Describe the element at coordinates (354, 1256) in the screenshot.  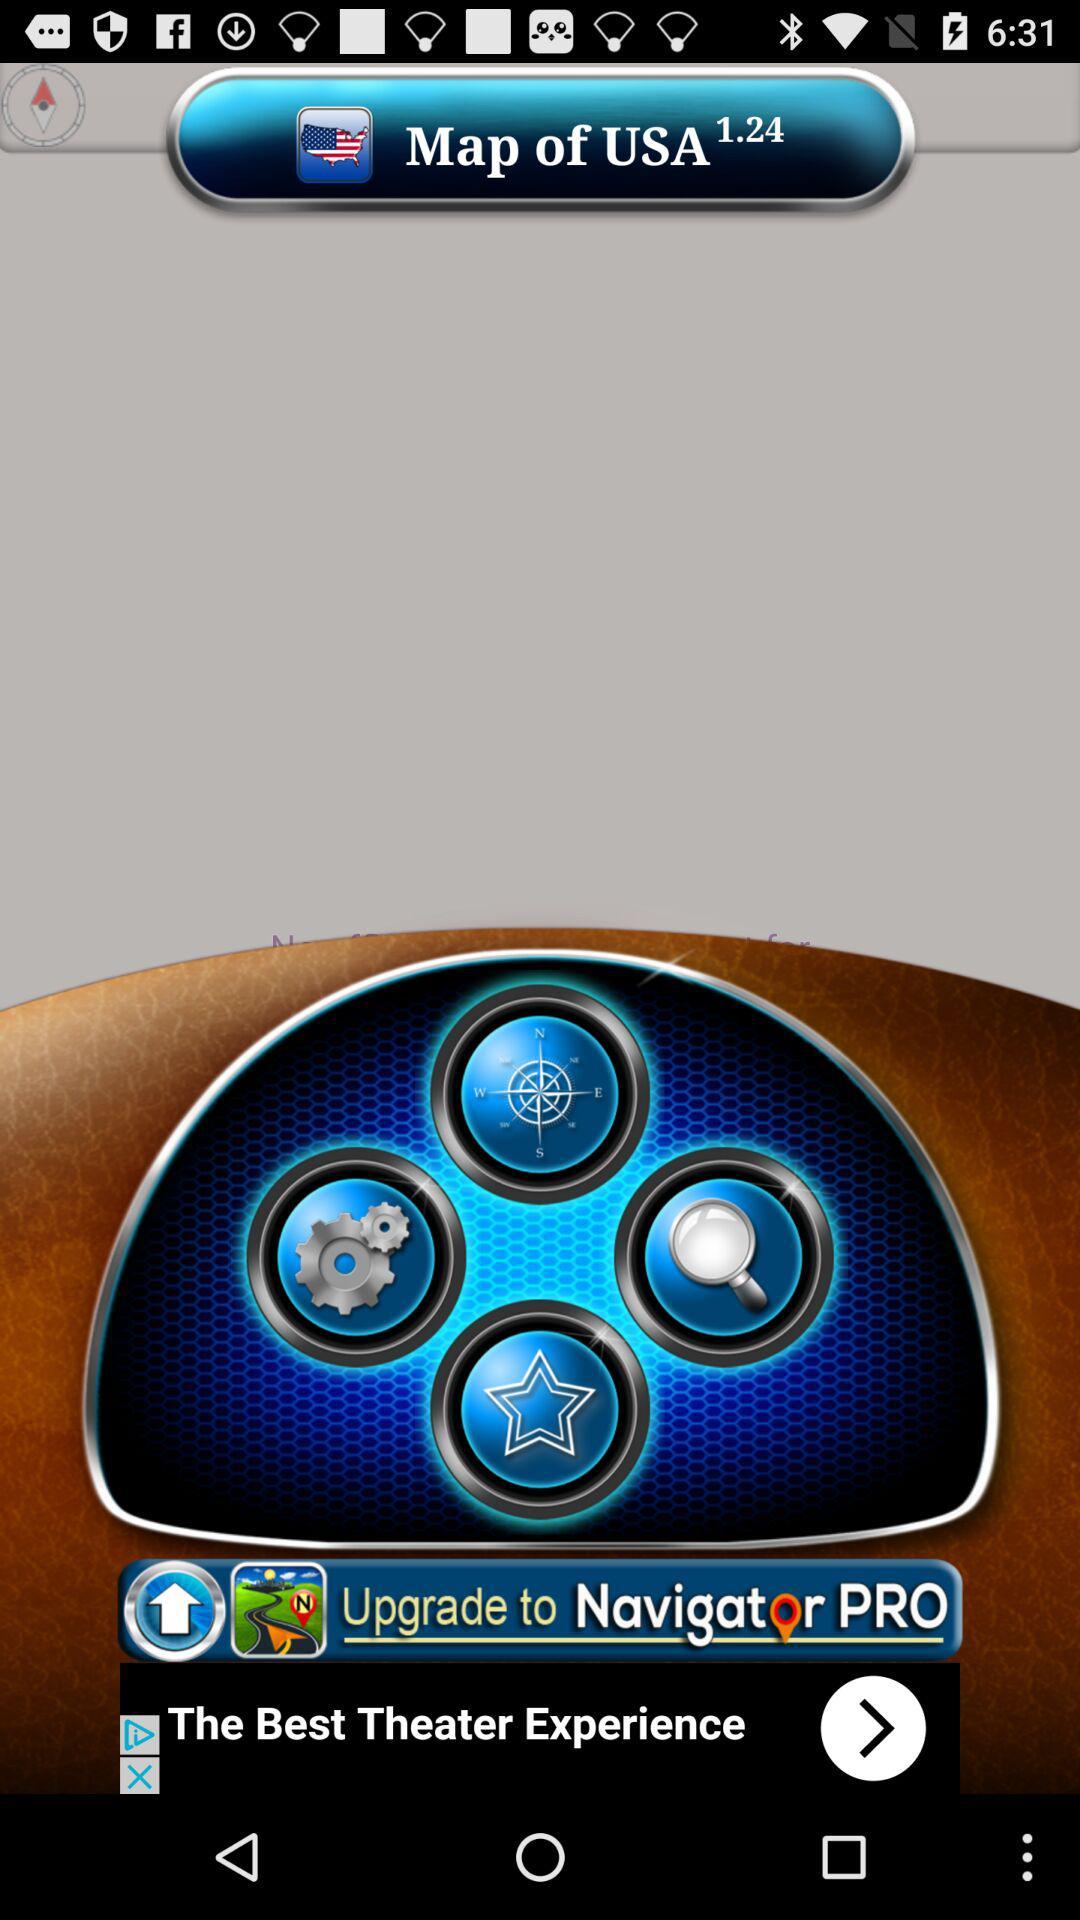
I see `settings` at that location.